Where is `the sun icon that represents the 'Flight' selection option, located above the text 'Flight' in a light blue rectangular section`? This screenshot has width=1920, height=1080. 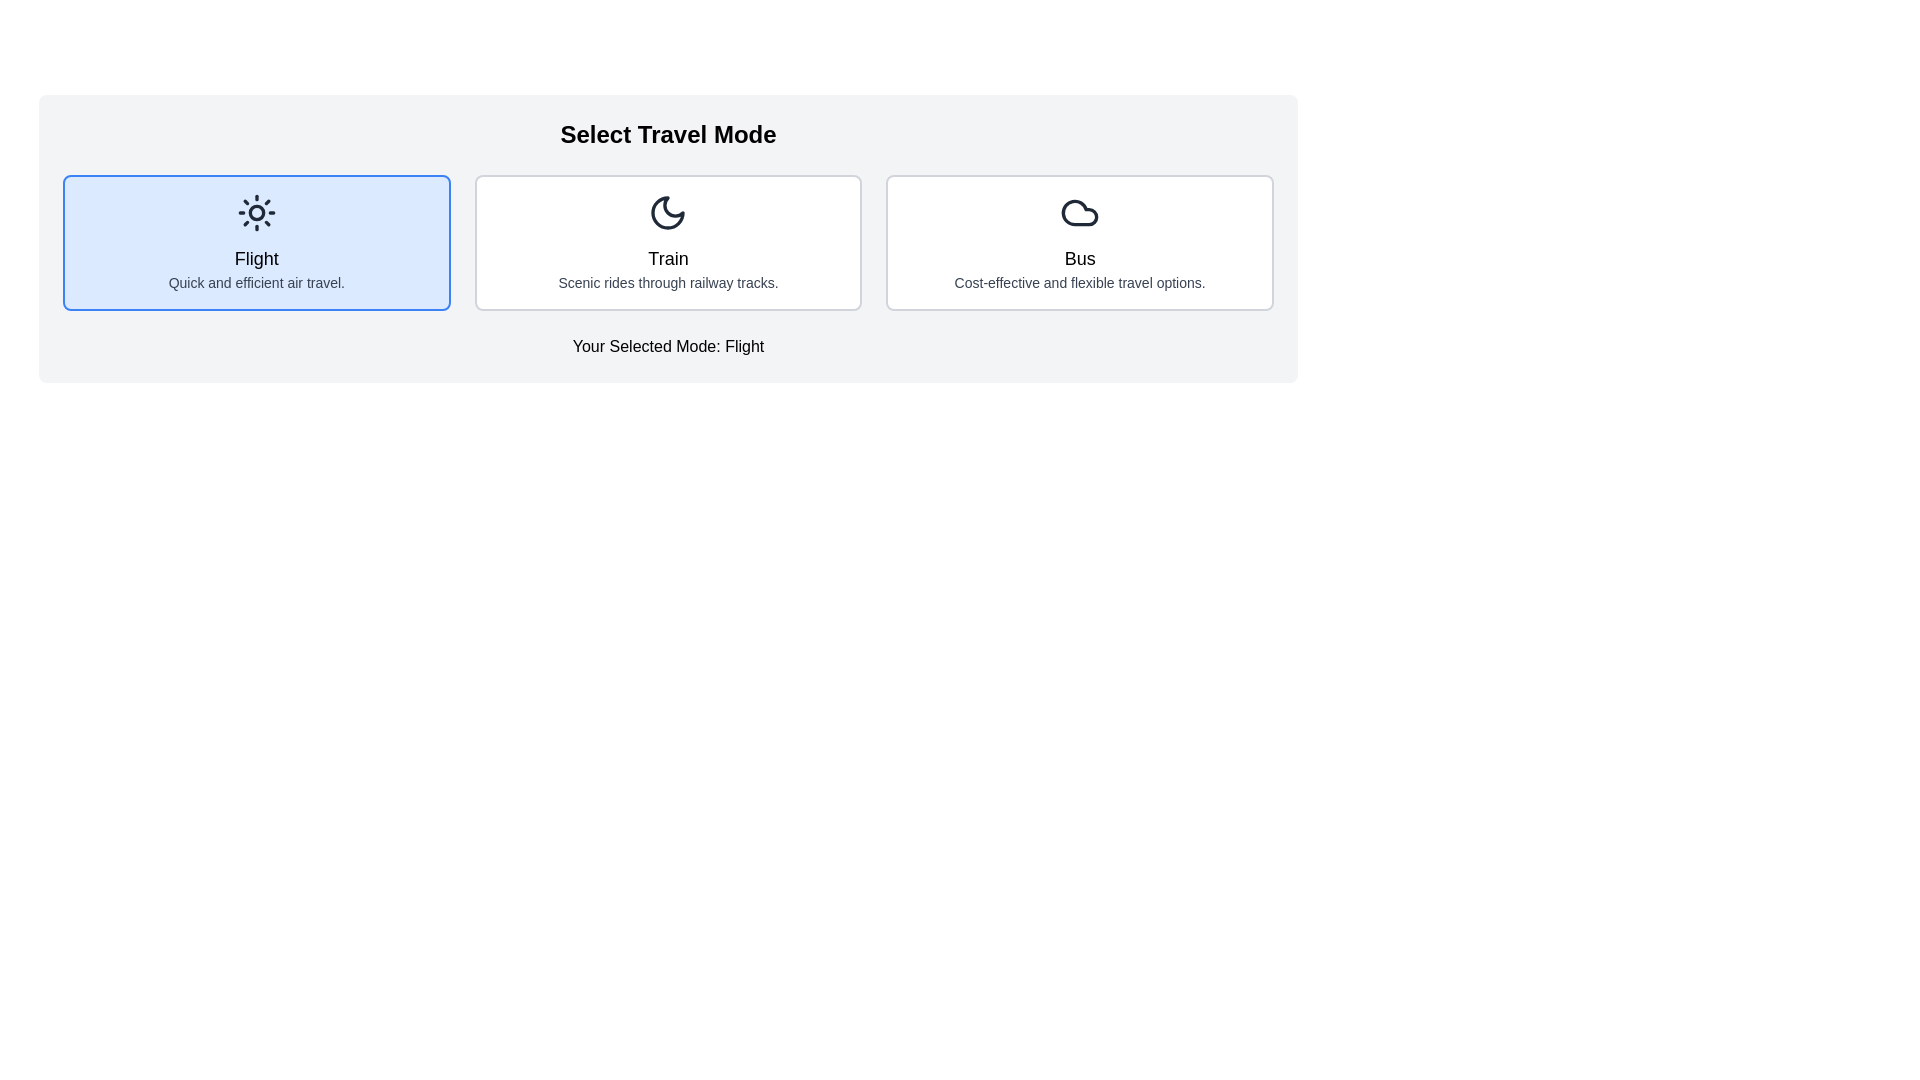 the sun icon that represents the 'Flight' selection option, located above the text 'Flight' in a light blue rectangular section is located at coordinates (255, 212).